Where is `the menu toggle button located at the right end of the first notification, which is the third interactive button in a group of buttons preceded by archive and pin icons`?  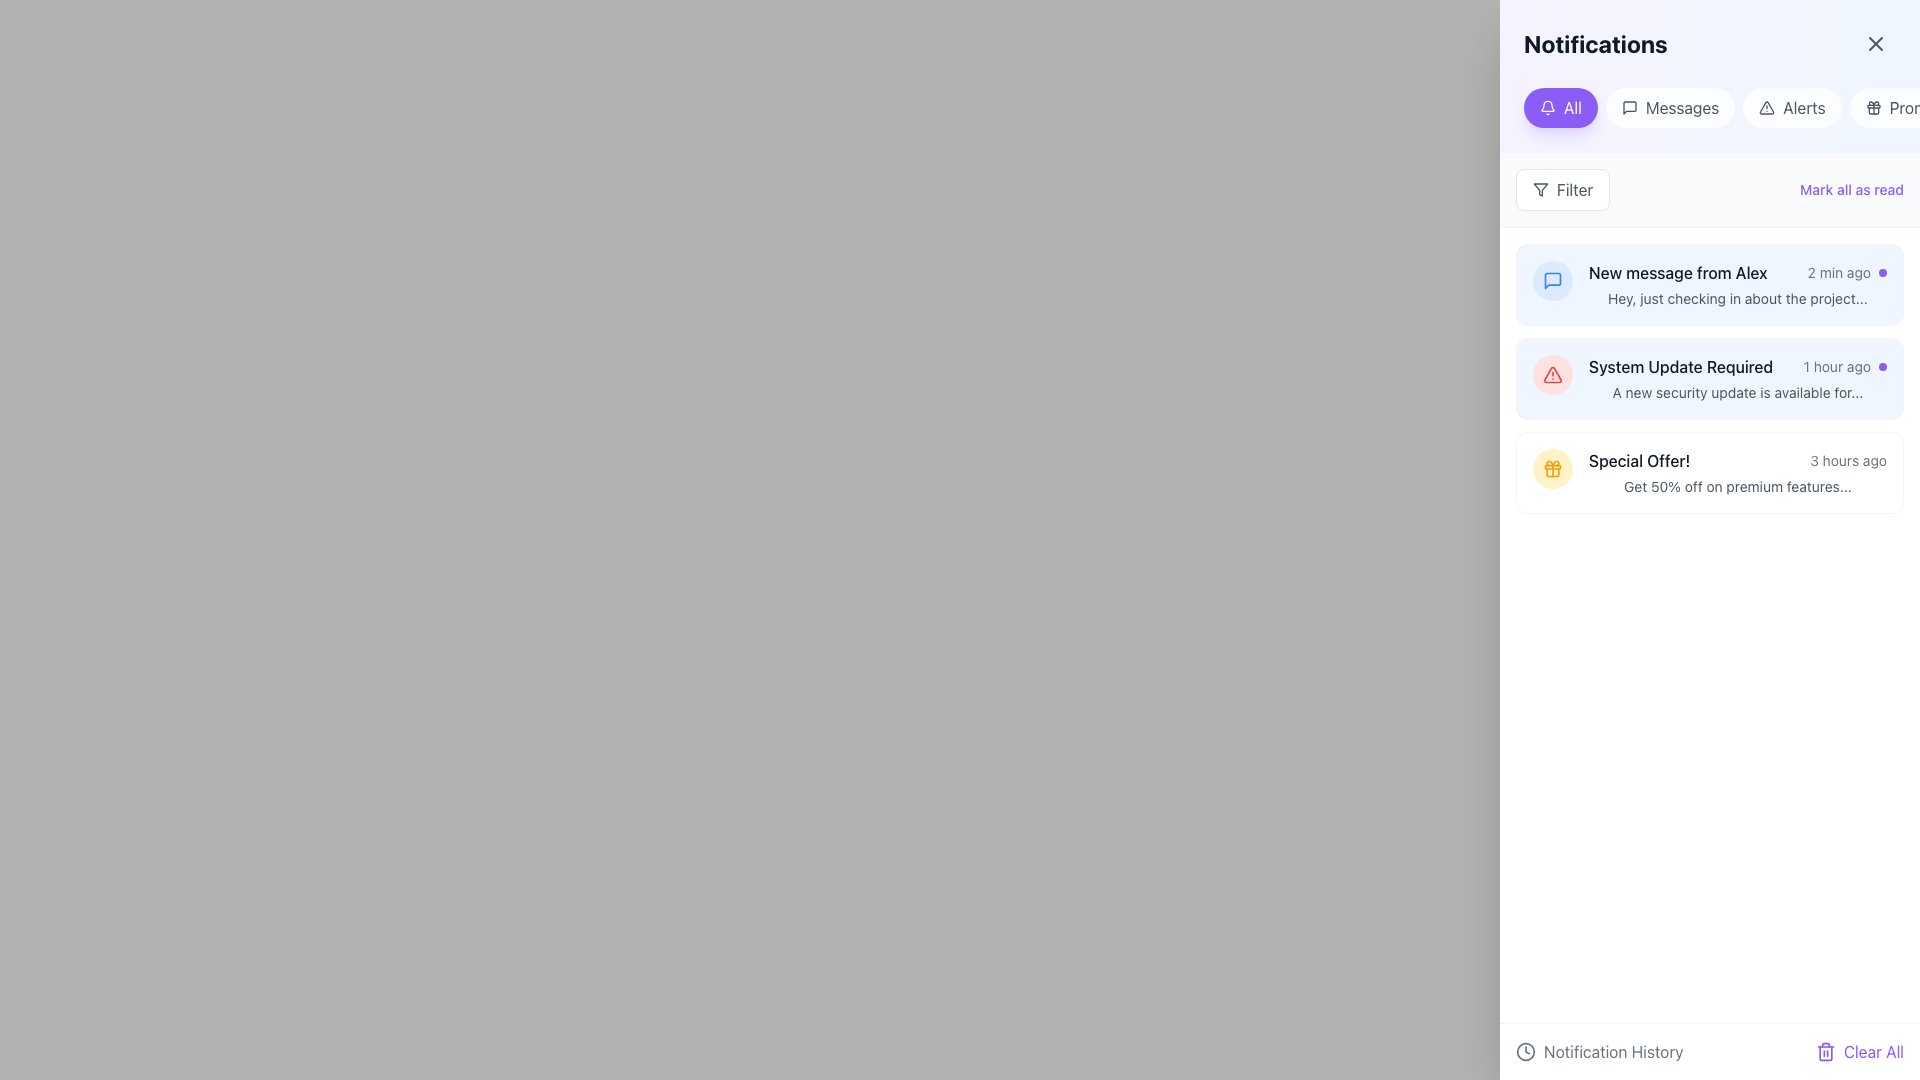 the menu toggle button located at the right end of the first notification, which is the third interactive button in a group of buttons preceded by archive and pin icons is located at coordinates (1870, 285).